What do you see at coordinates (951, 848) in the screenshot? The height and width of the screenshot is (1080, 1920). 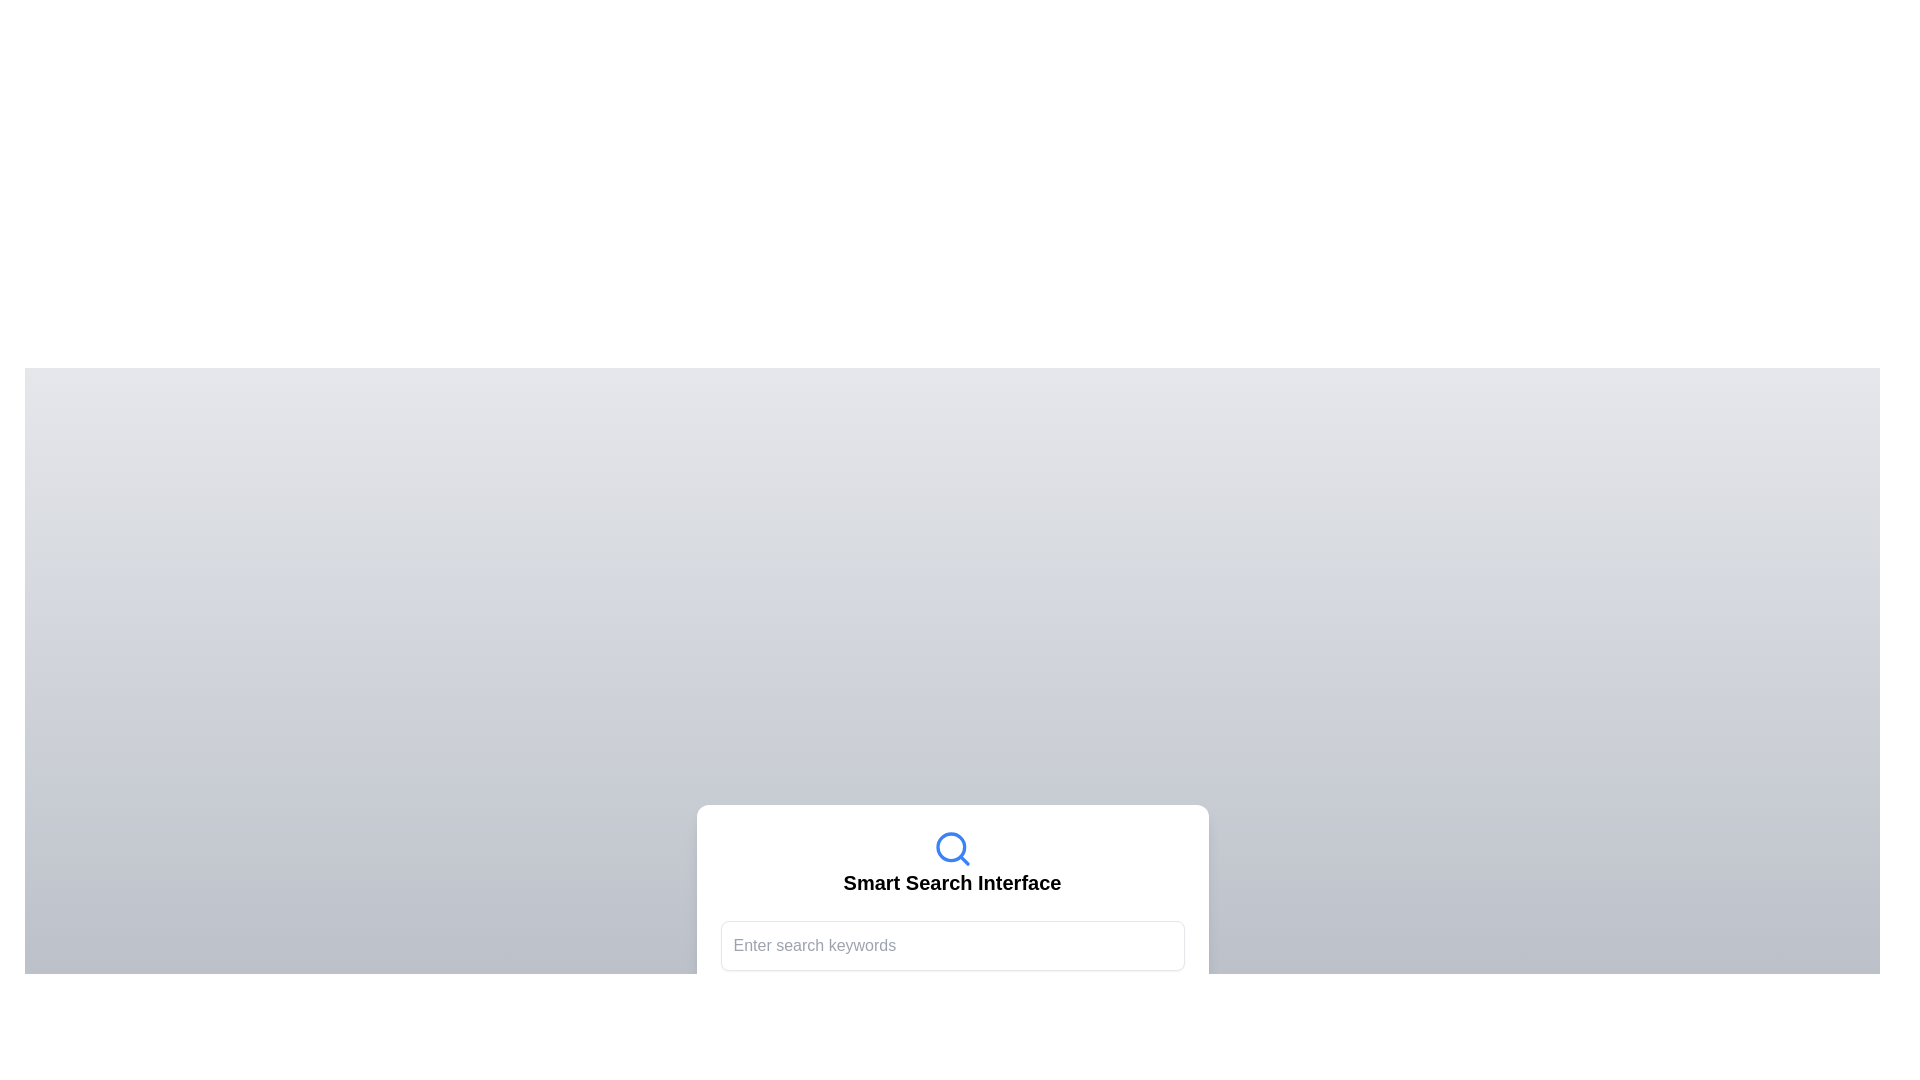 I see `the blue magnifying glass icon, which is associated with search functionality and positioned above the 'Smart Search Interface' label` at bounding box center [951, 848].